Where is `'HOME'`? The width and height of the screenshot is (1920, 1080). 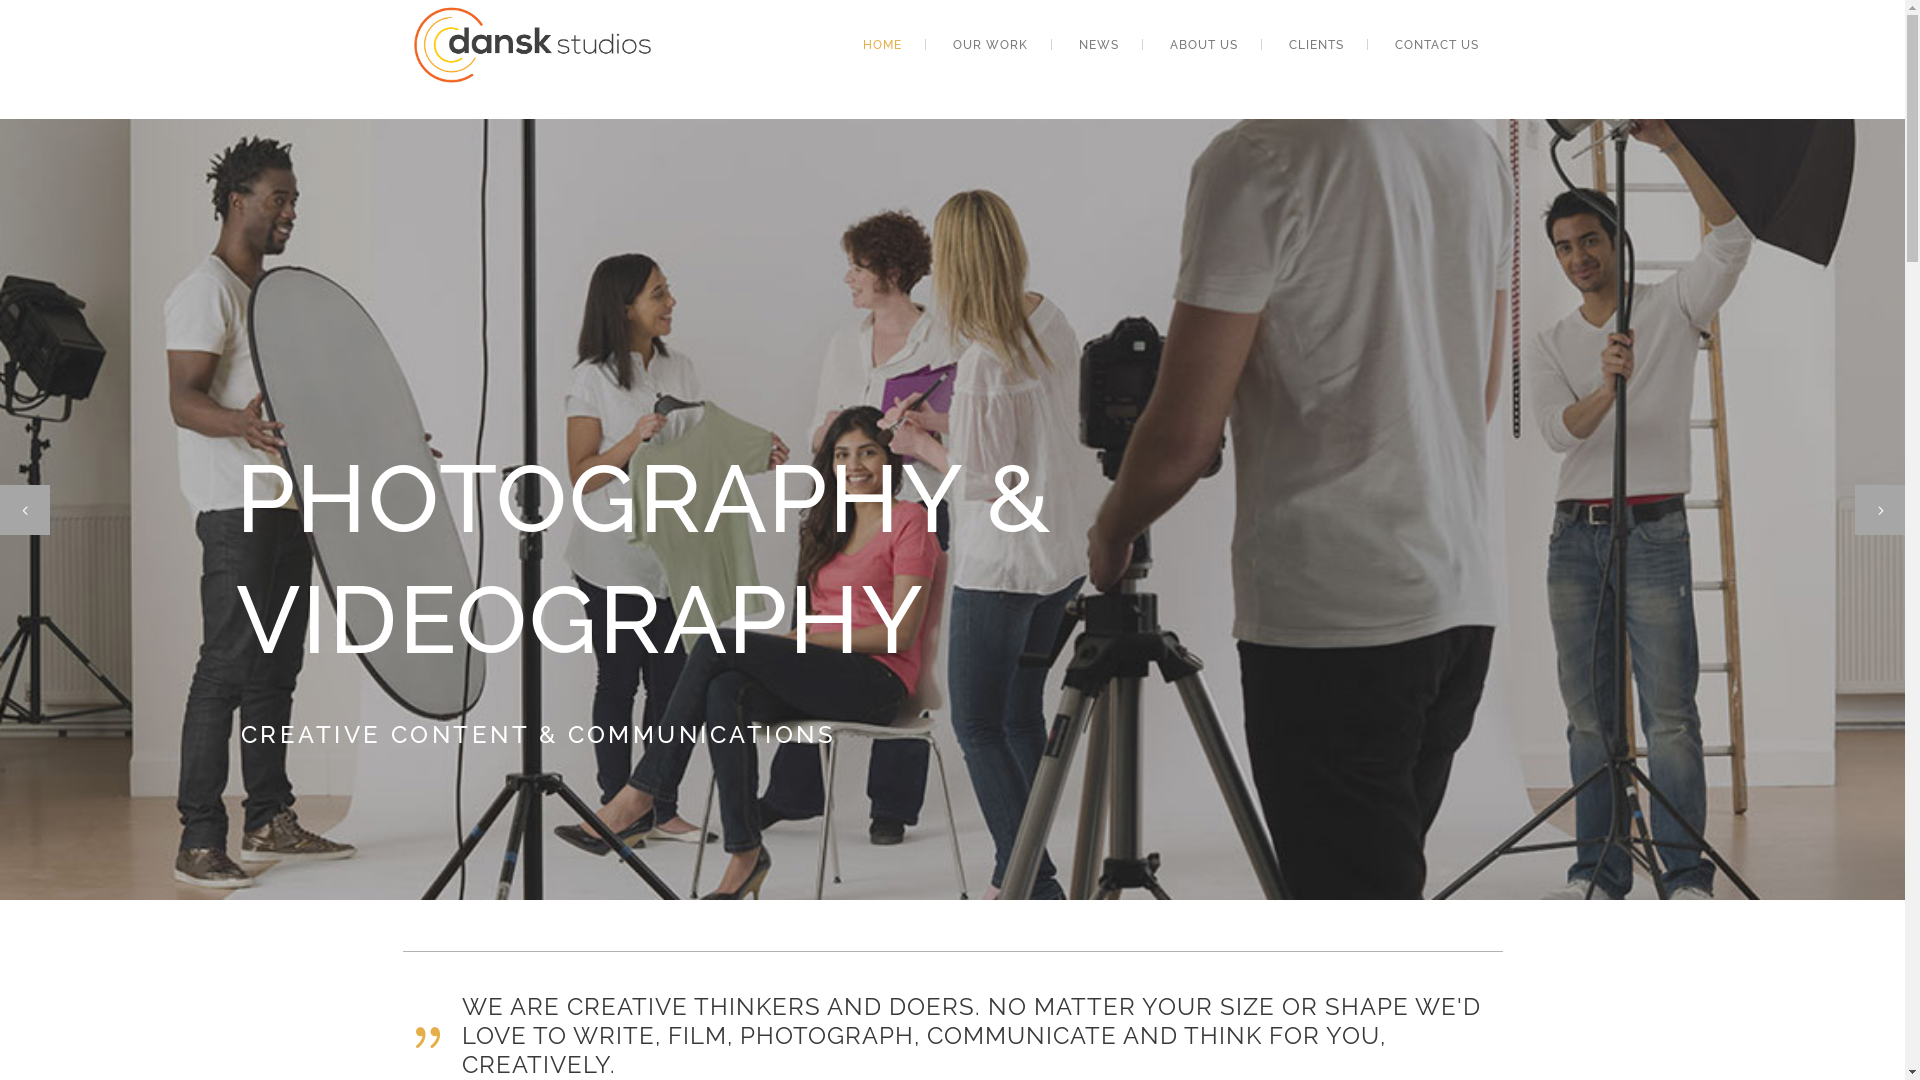 'HOME' is located at coordinates (880, 45).